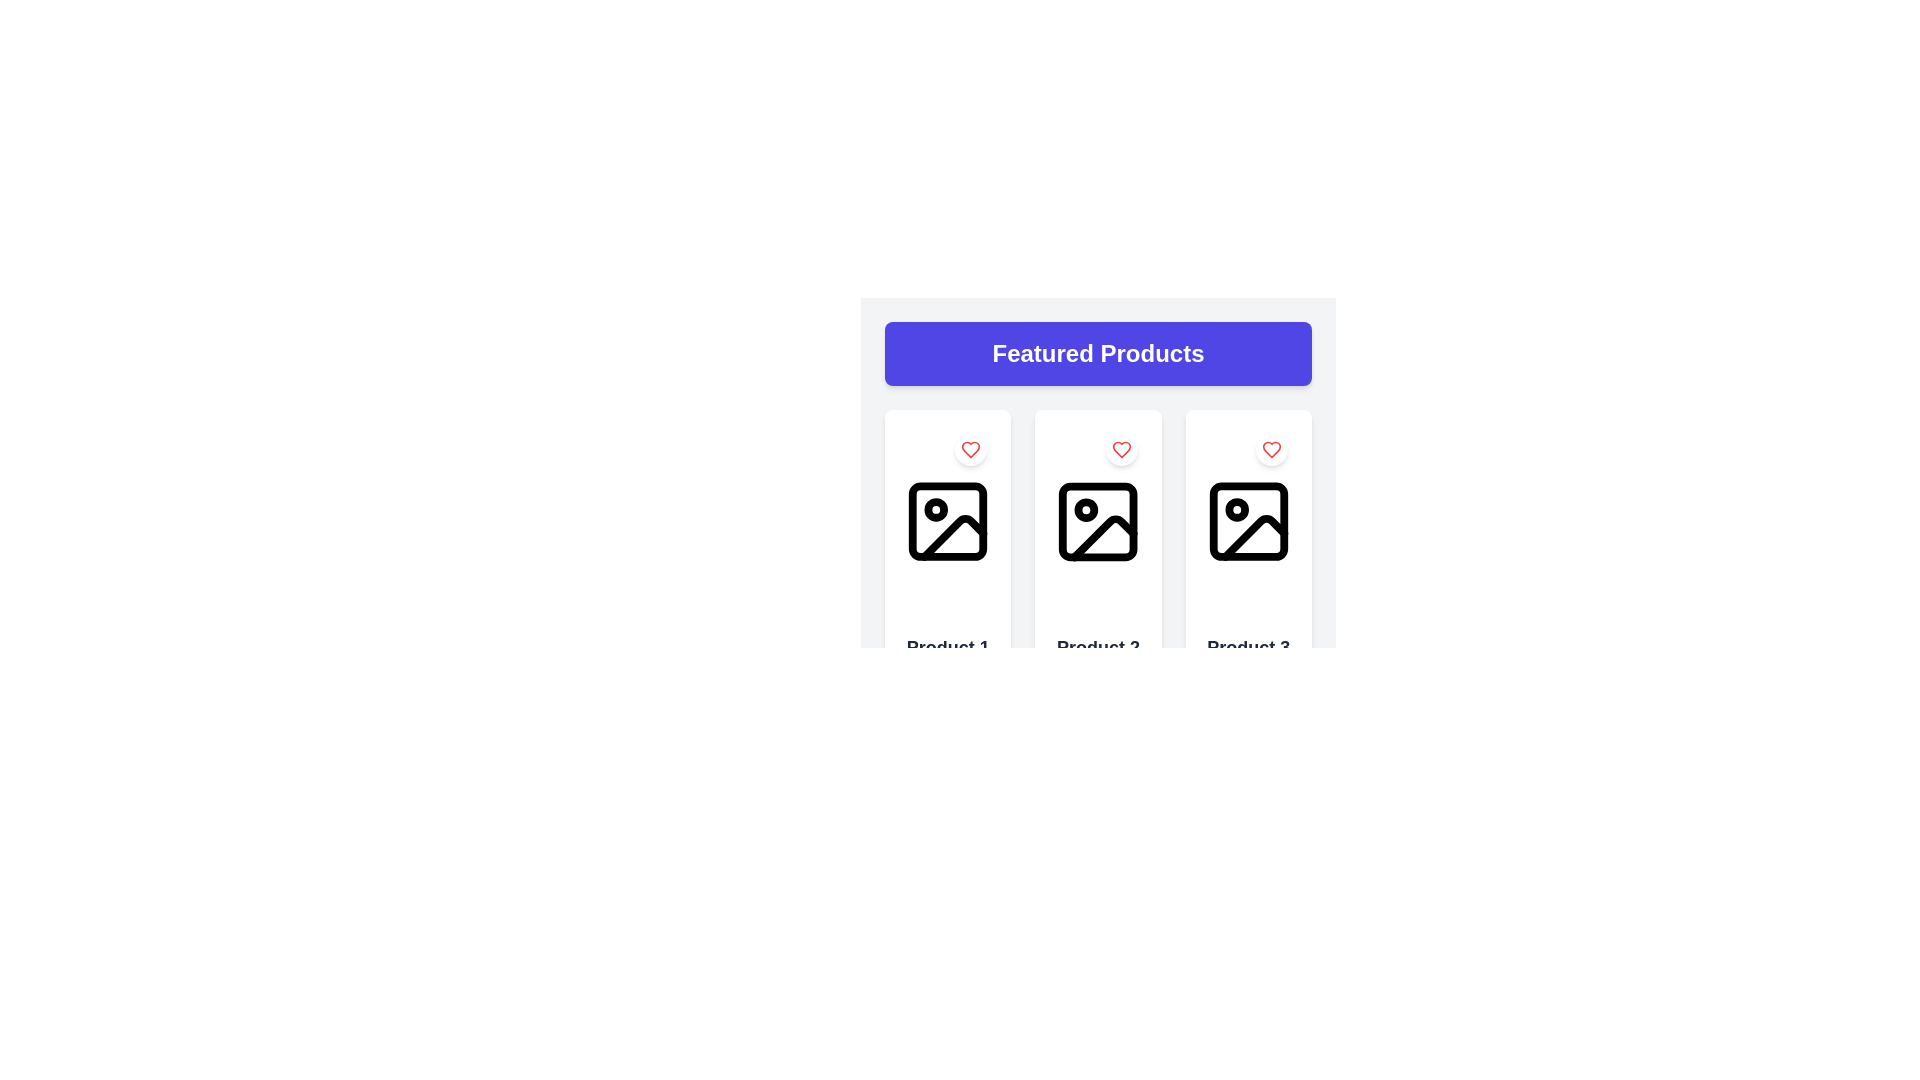 Image resolution: width=1920 pixels, height=1080 pixels. I want to click on the Text Header element that serves as a title for the product section, clearly labeling the content below for users, so click(1097, 353).